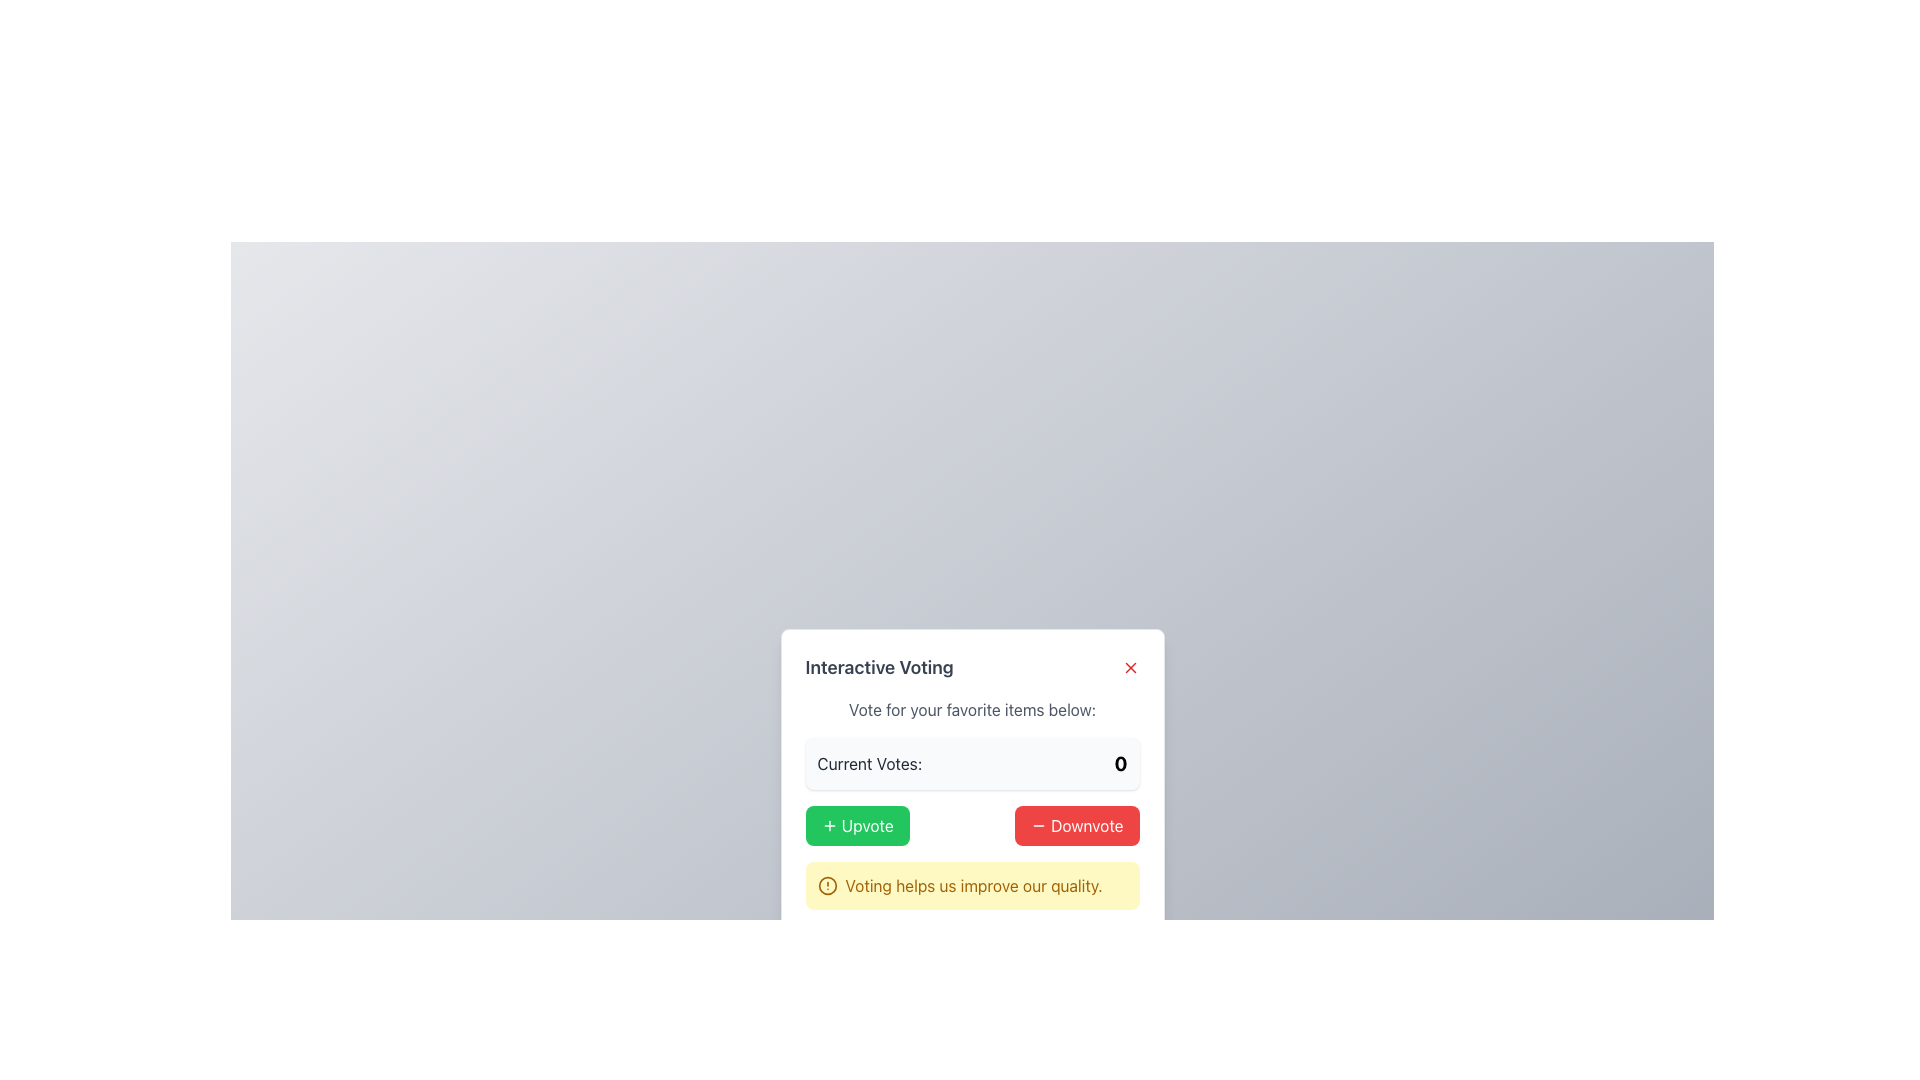 This screenshot has height=1080, width=1920. Describe the element at coordinates (827, 885) in the screenshot. I see `the circular icon positioned to the left of the text 'Voting helps us improve our quality' within the notification box at the bottom of the voting interface` at that location.